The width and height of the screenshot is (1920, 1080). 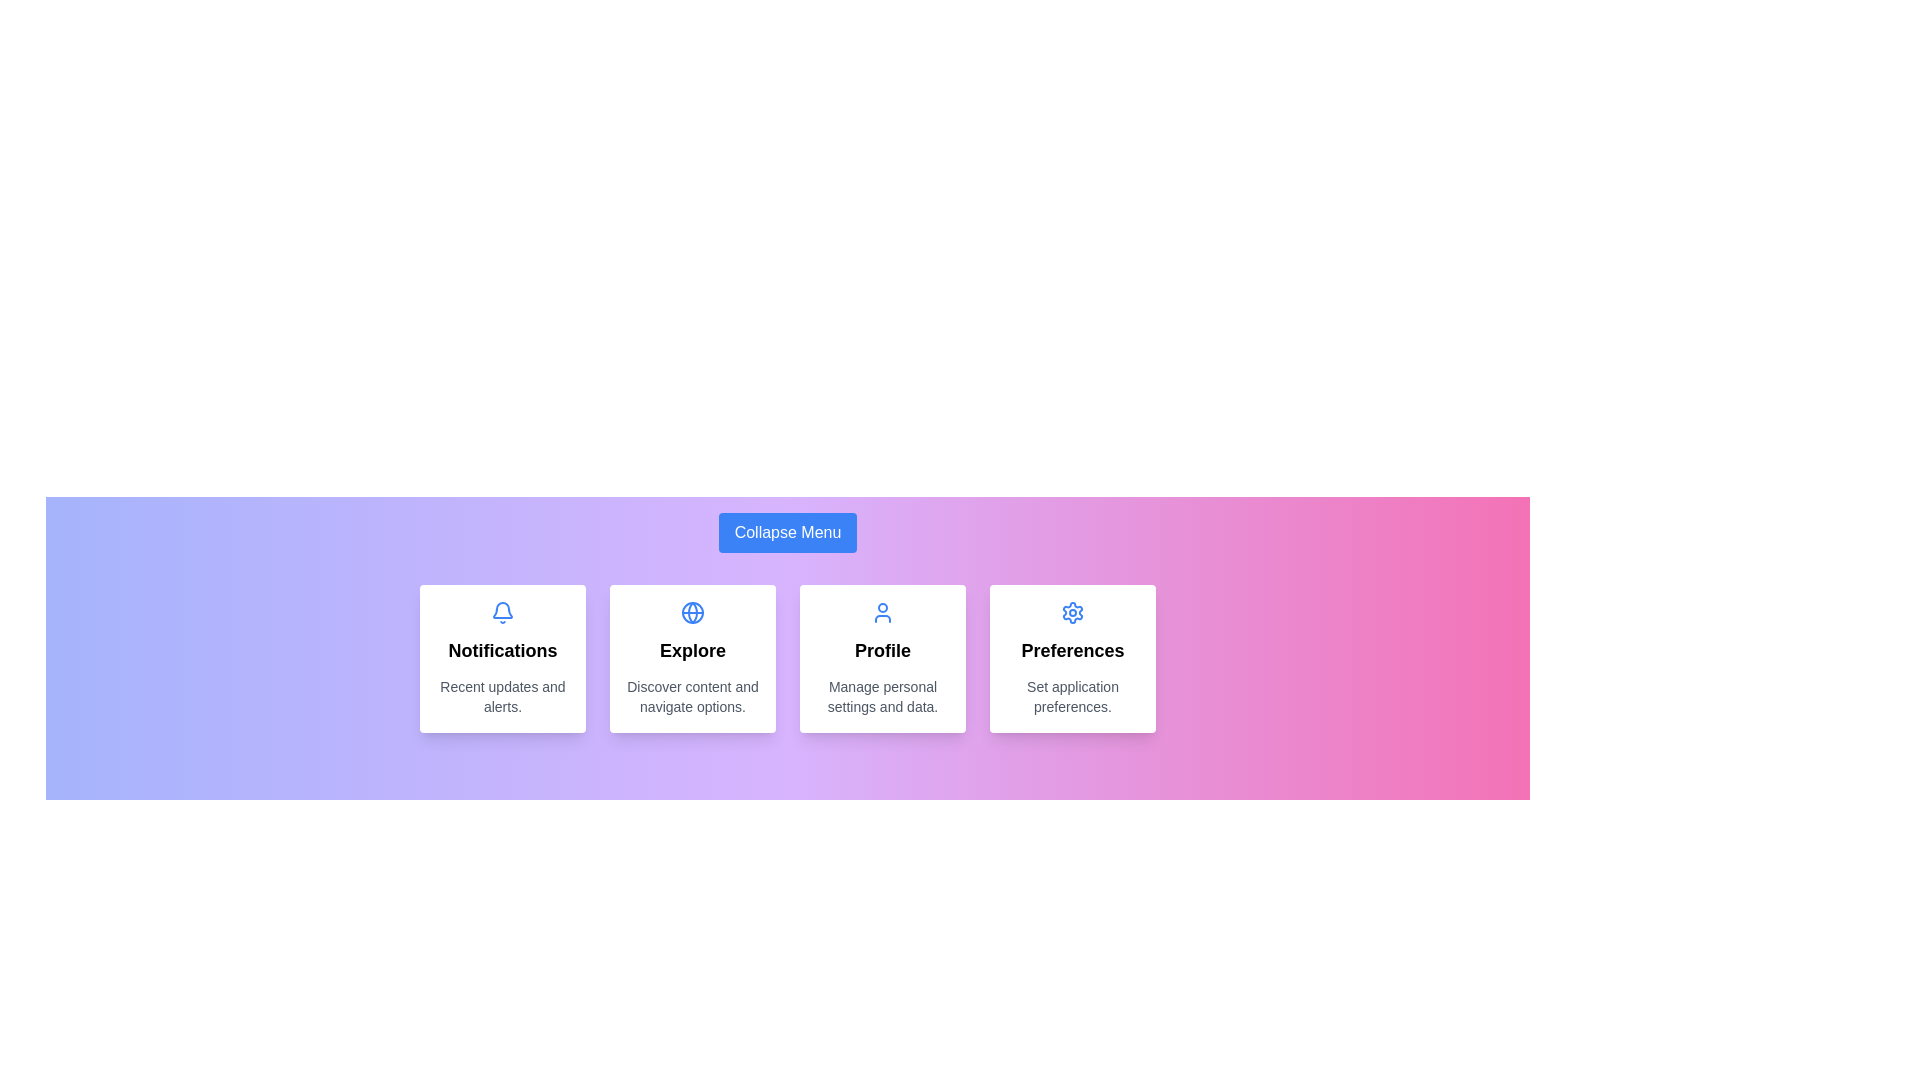 I want to click on the icon corresponding to the menu item Explore, so click(x=692, y=612).